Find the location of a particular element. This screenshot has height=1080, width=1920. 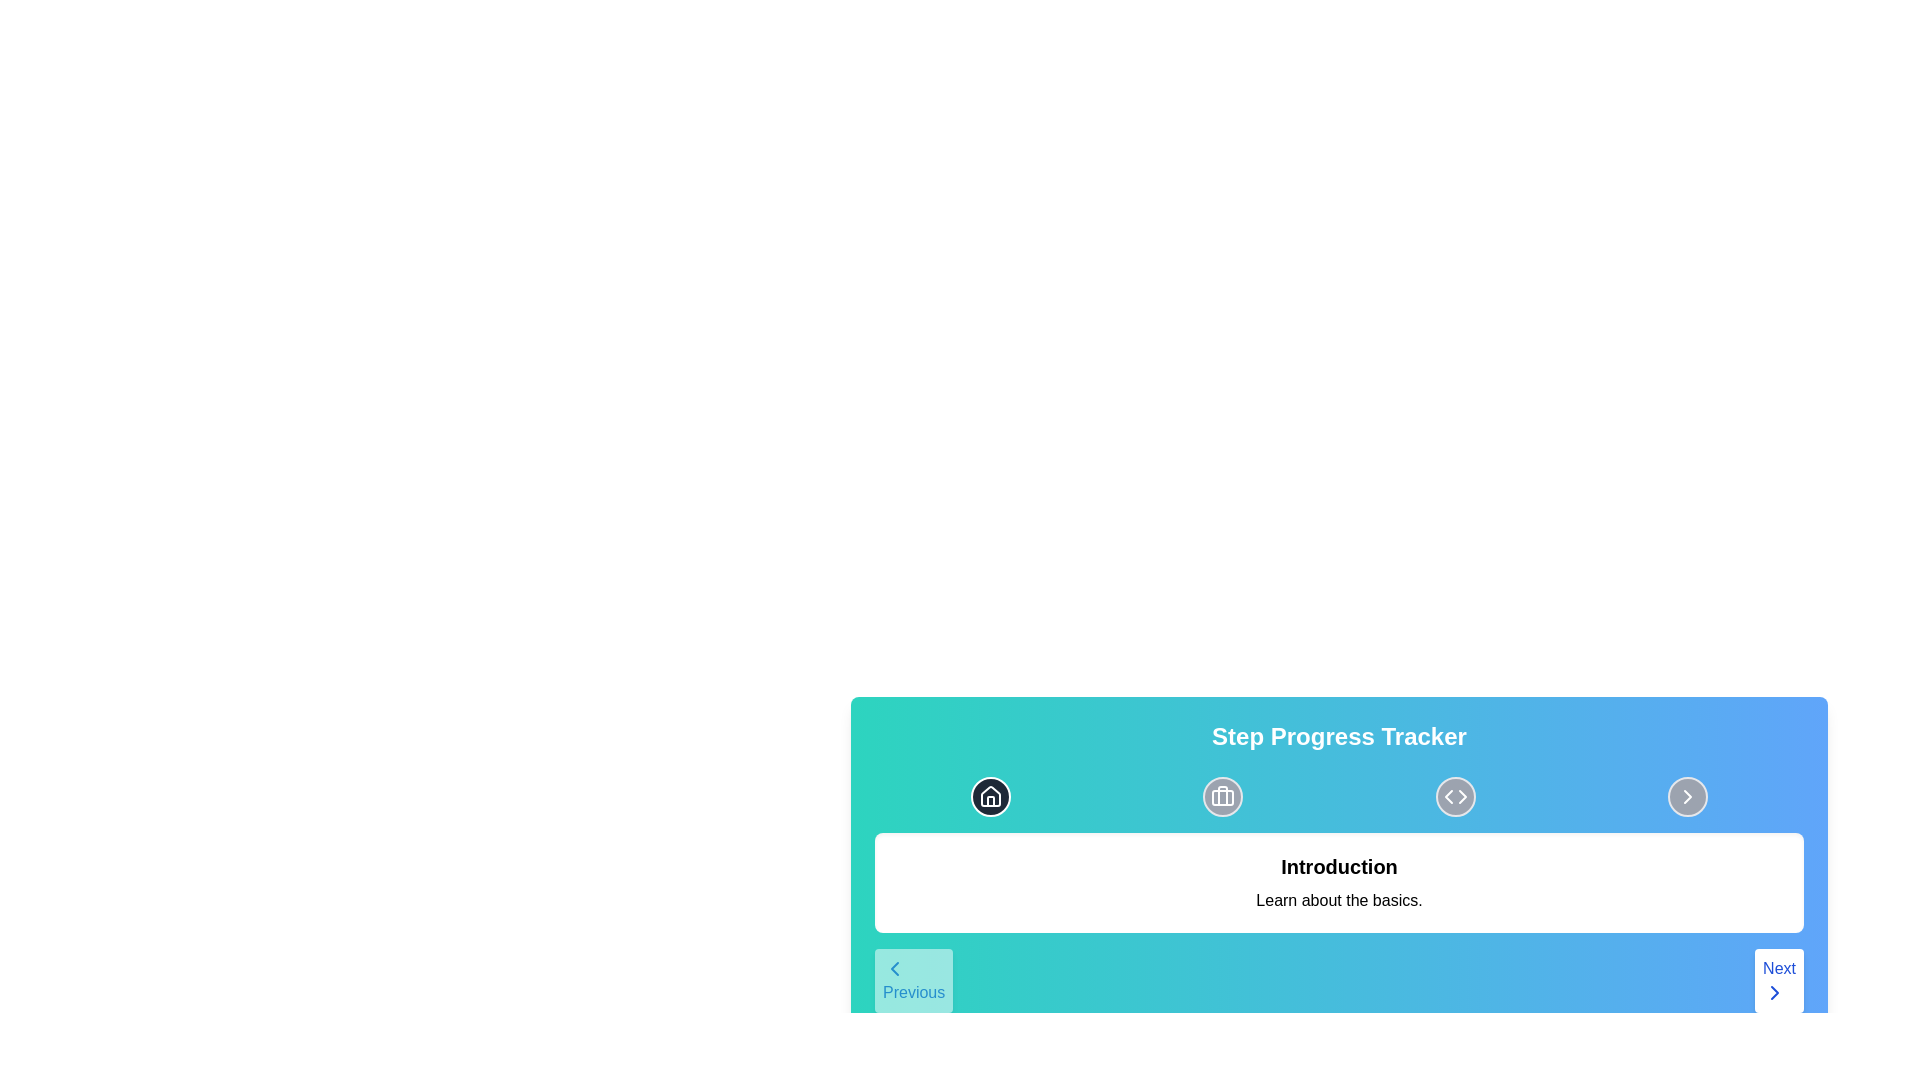

the small outlined house icon is located at coordinates (991, 800).